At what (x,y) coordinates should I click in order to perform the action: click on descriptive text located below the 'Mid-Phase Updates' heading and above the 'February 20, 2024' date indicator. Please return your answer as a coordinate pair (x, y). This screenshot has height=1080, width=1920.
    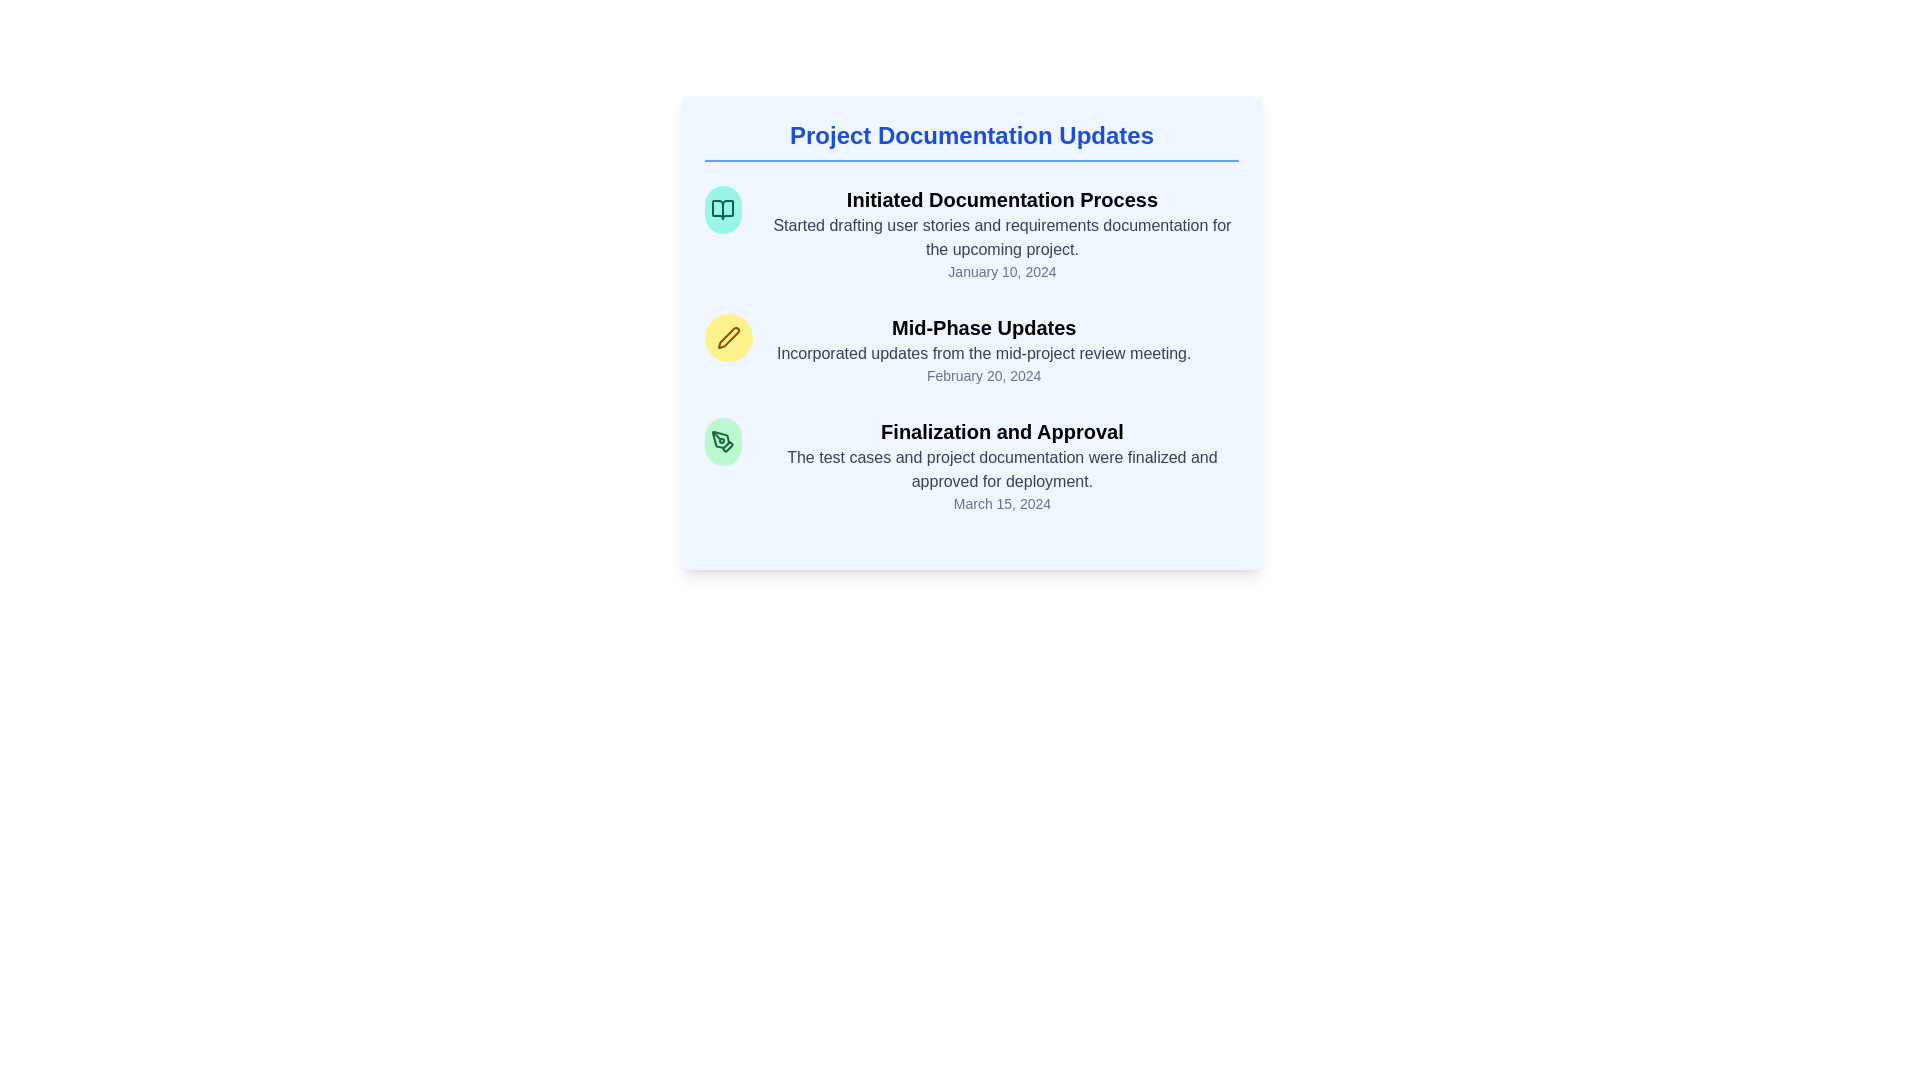
    Looking at the image, I should click on (984, 353).